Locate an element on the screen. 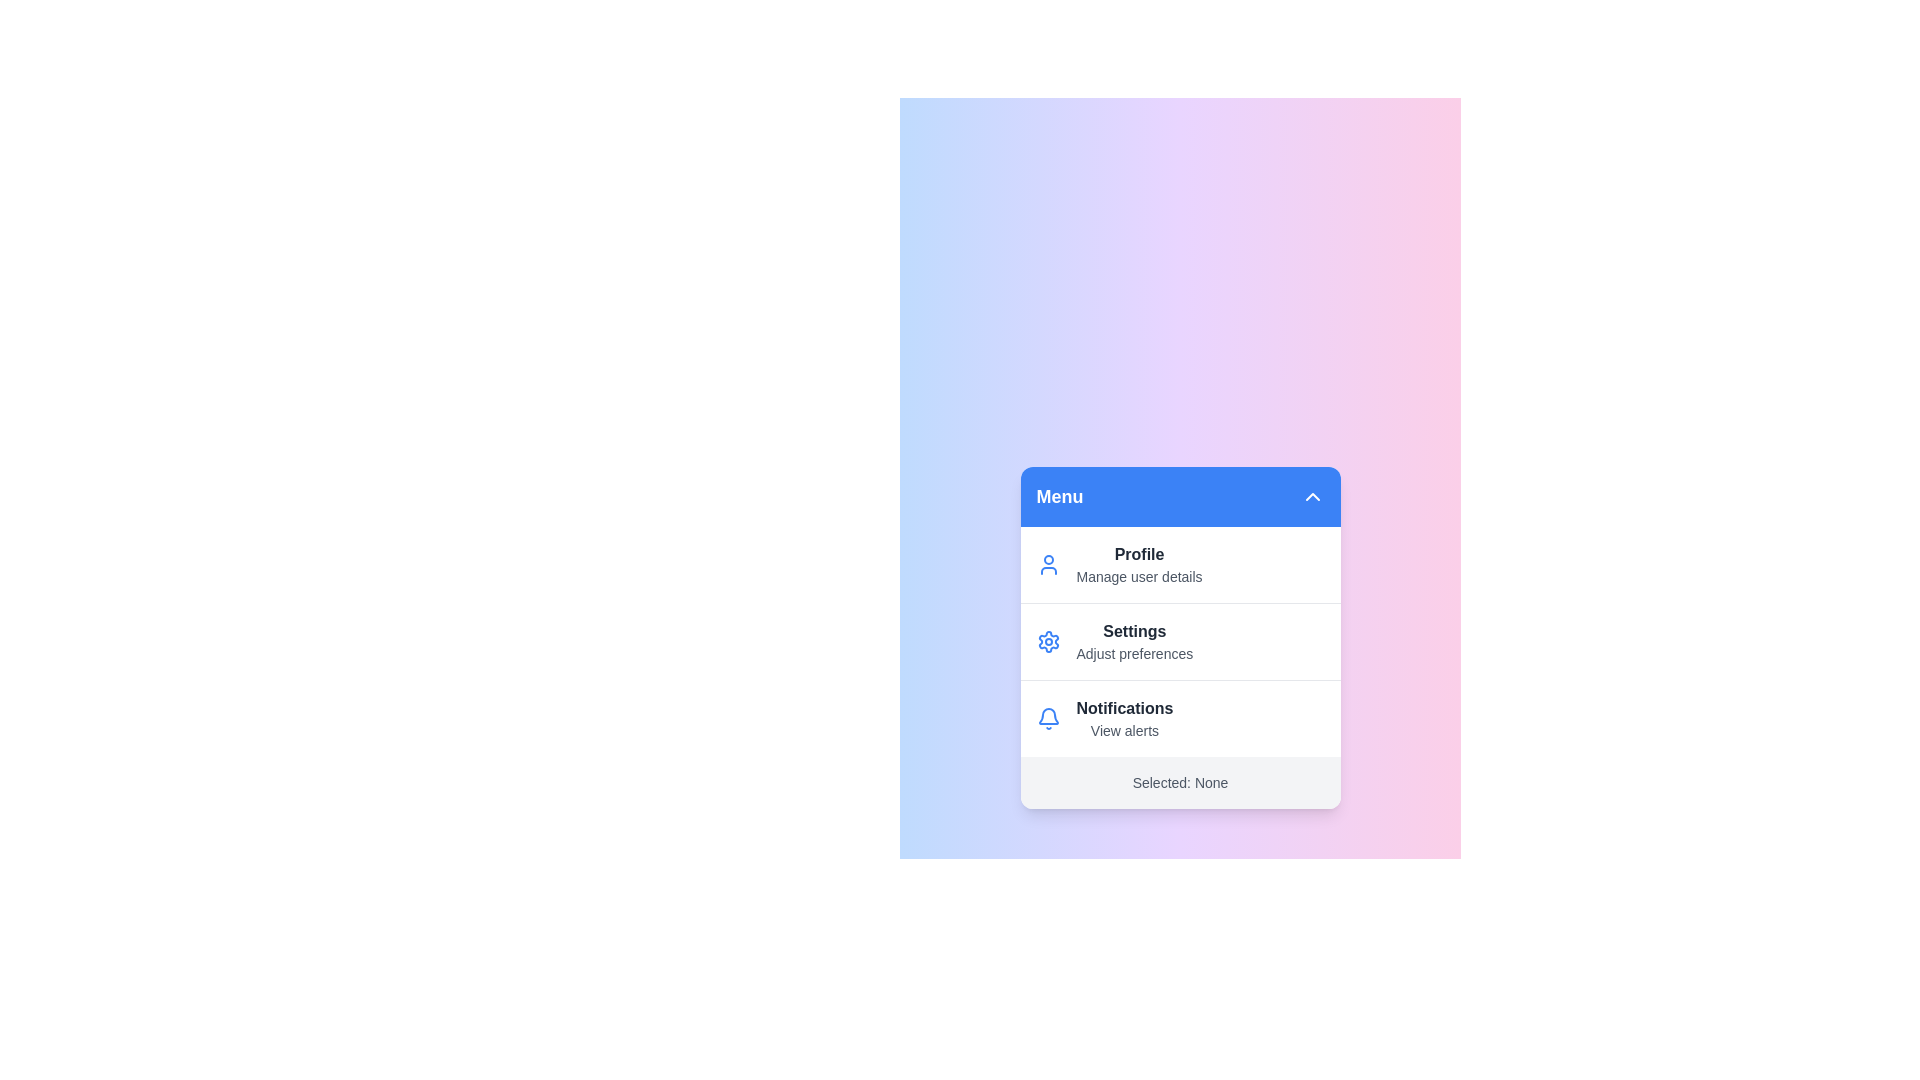 This screenshot has height=1080, width=1920. the menu option Settings from the available options is located at coordinates (1180, 641).